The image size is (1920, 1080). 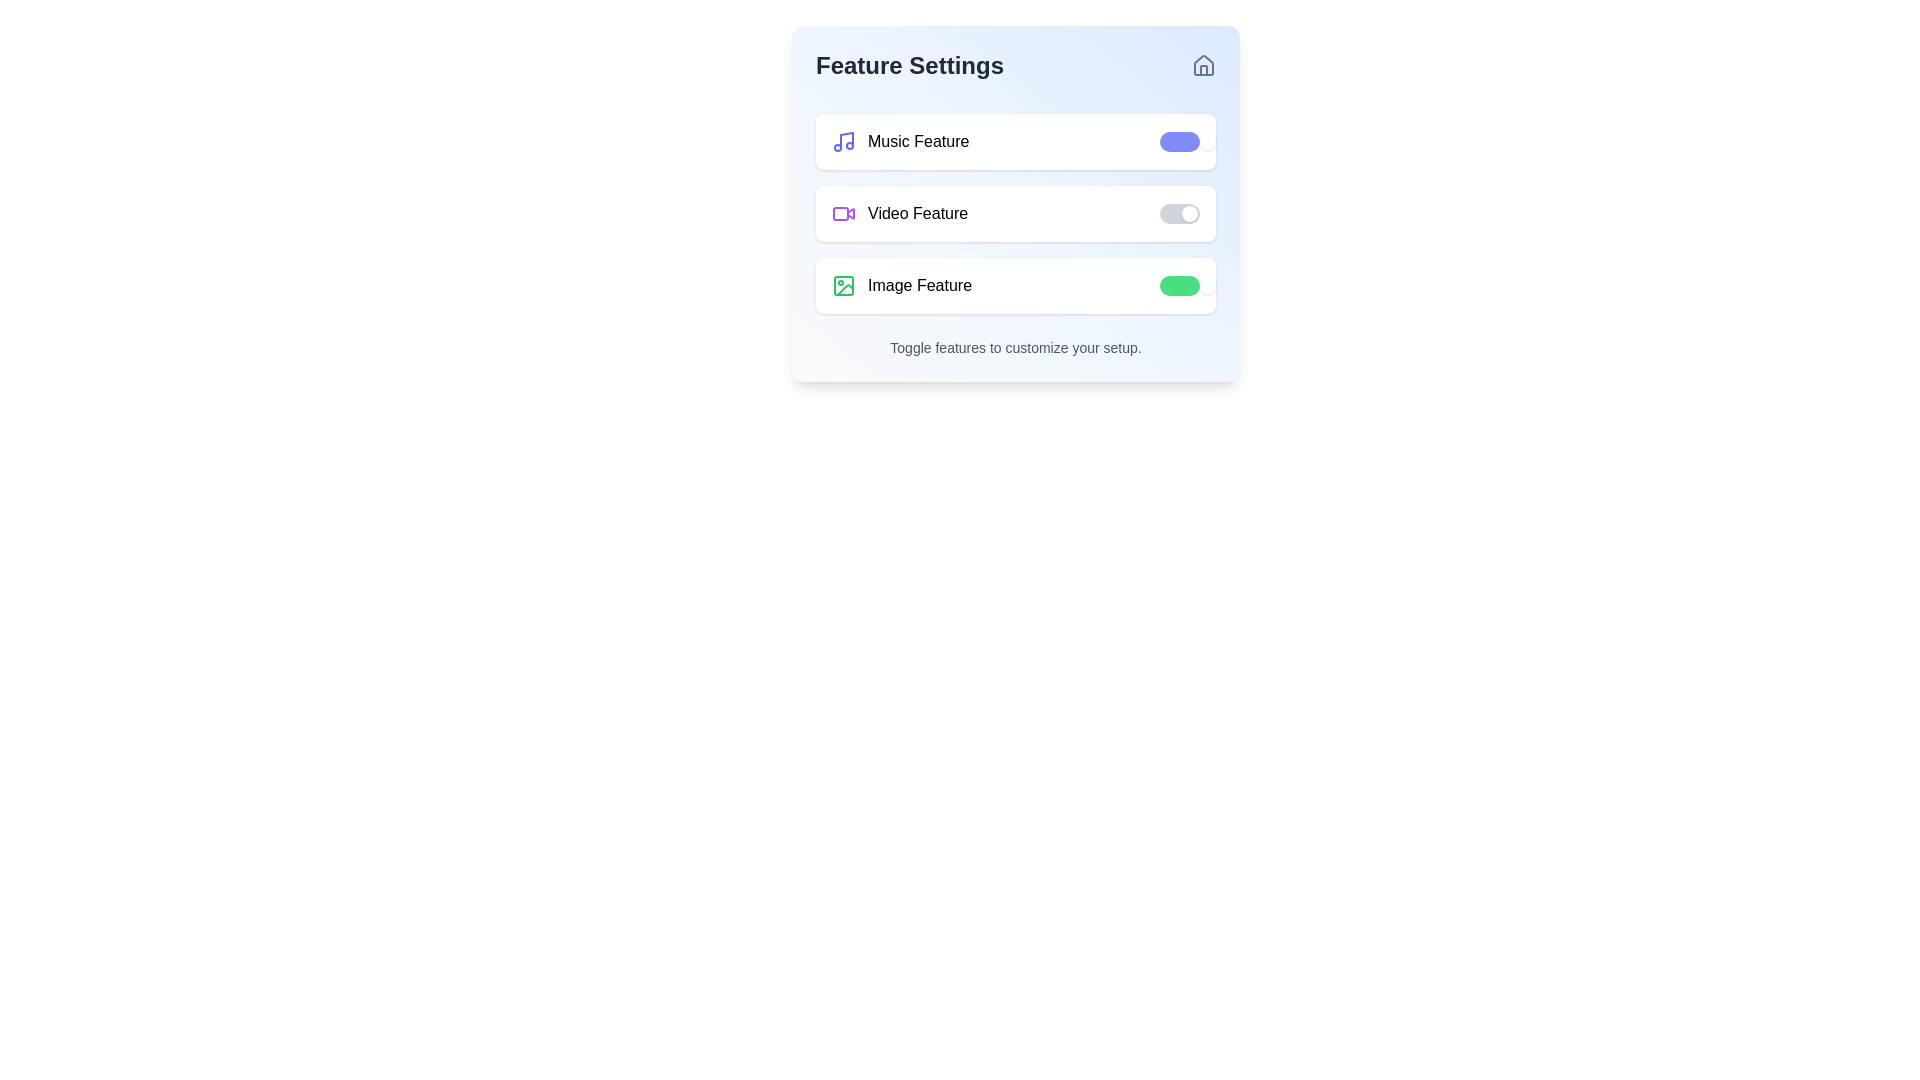 I want to click on the toggle option for the 'Video Feature' located in the 'Feature Settings' card, which is the second element in a vertical list, so click(x=1016, y=213).